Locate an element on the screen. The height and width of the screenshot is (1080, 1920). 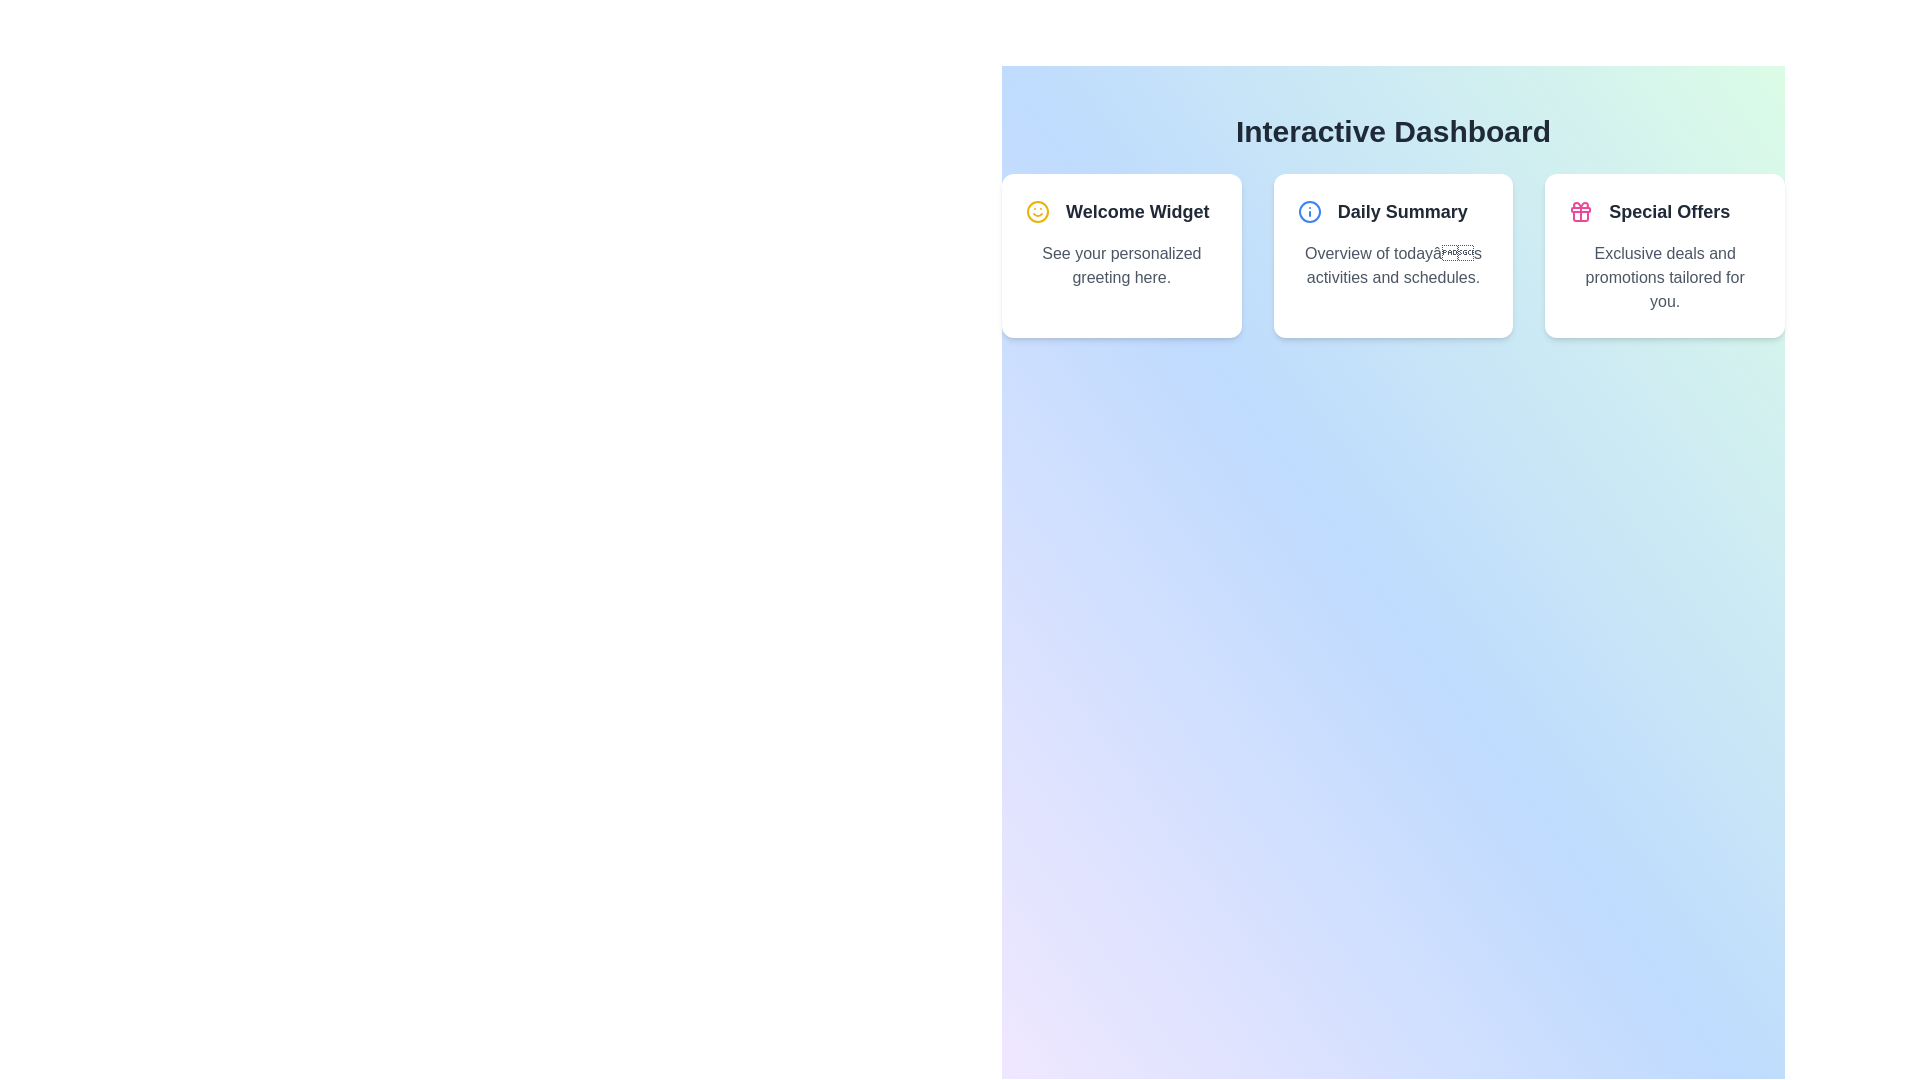
the central blue circular vector graphic element of the SVG icon located near the 'Daily Summary' widget is located at coordinates (1309, 212).